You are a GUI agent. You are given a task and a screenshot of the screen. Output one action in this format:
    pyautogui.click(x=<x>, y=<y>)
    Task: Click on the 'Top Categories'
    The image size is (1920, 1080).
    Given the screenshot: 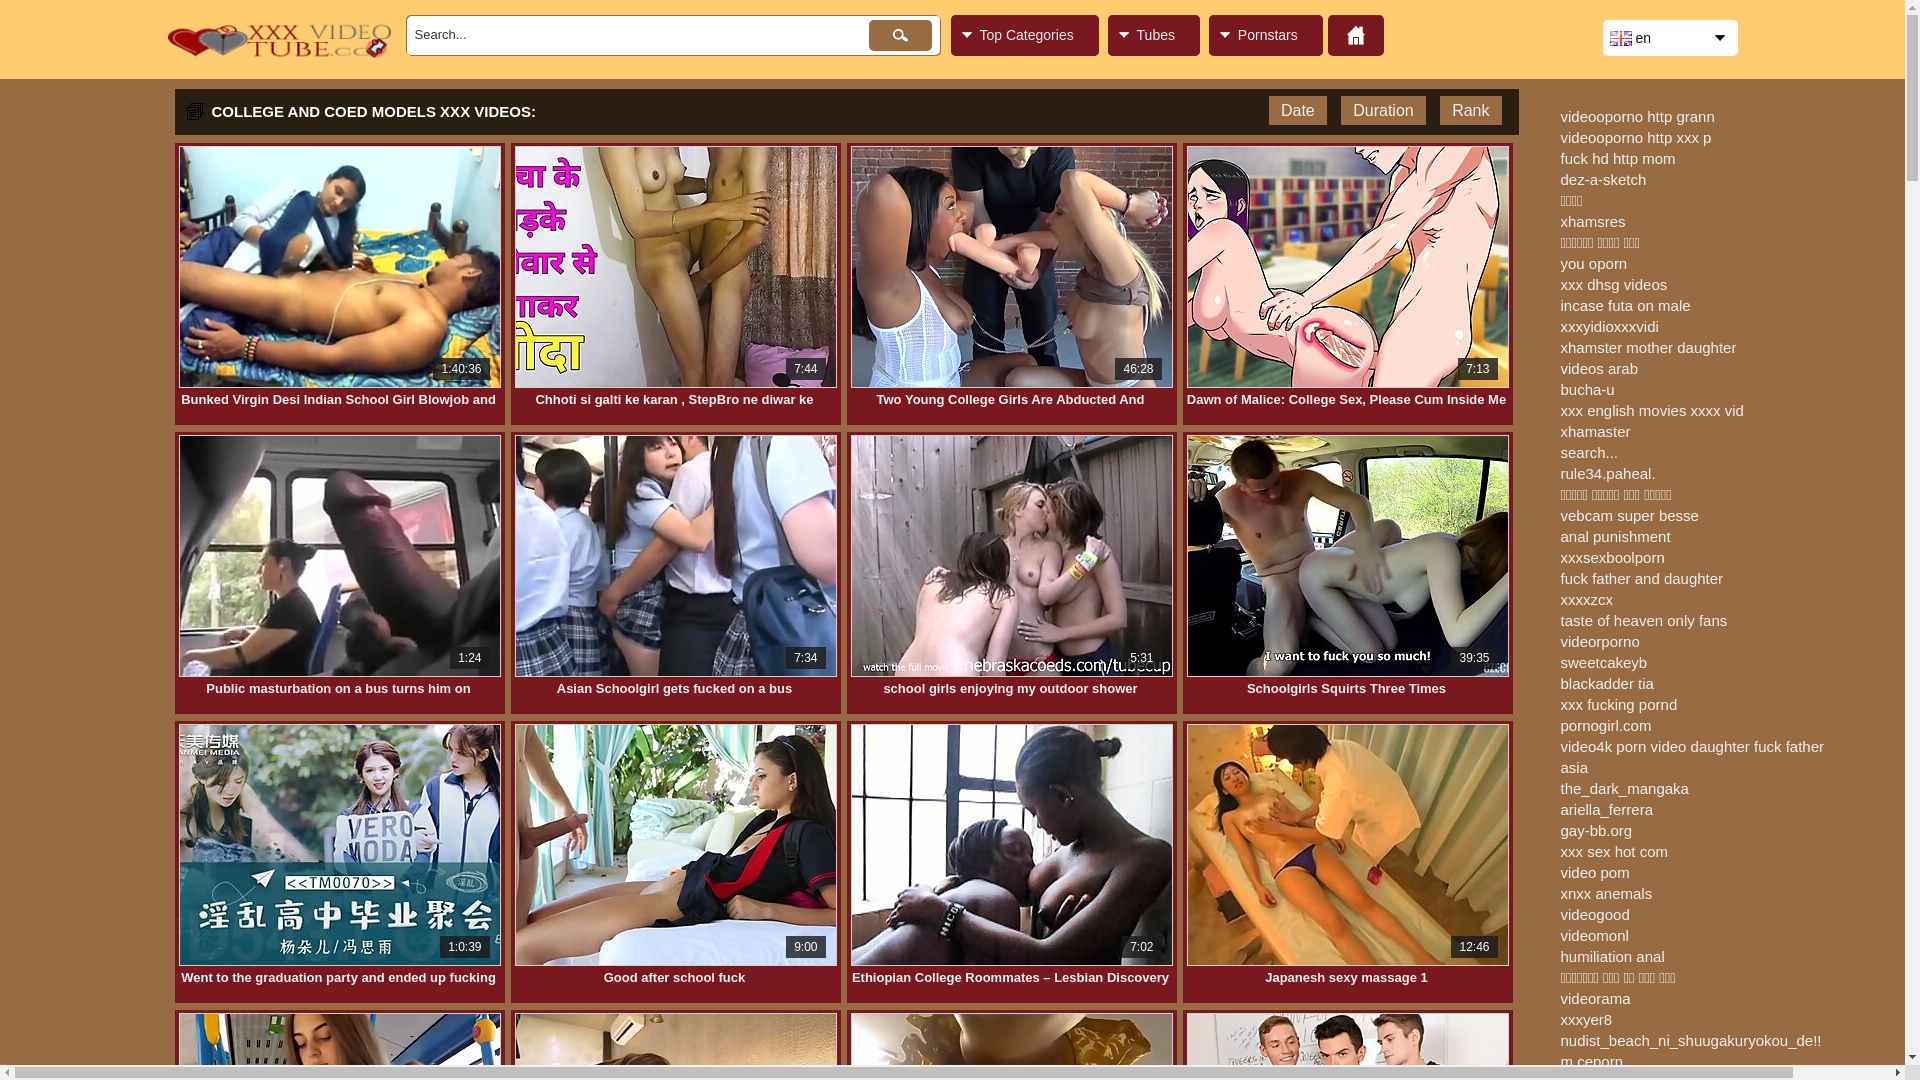 What is the action you would take?
    pyautogui.click(x=1023, y=35)
    